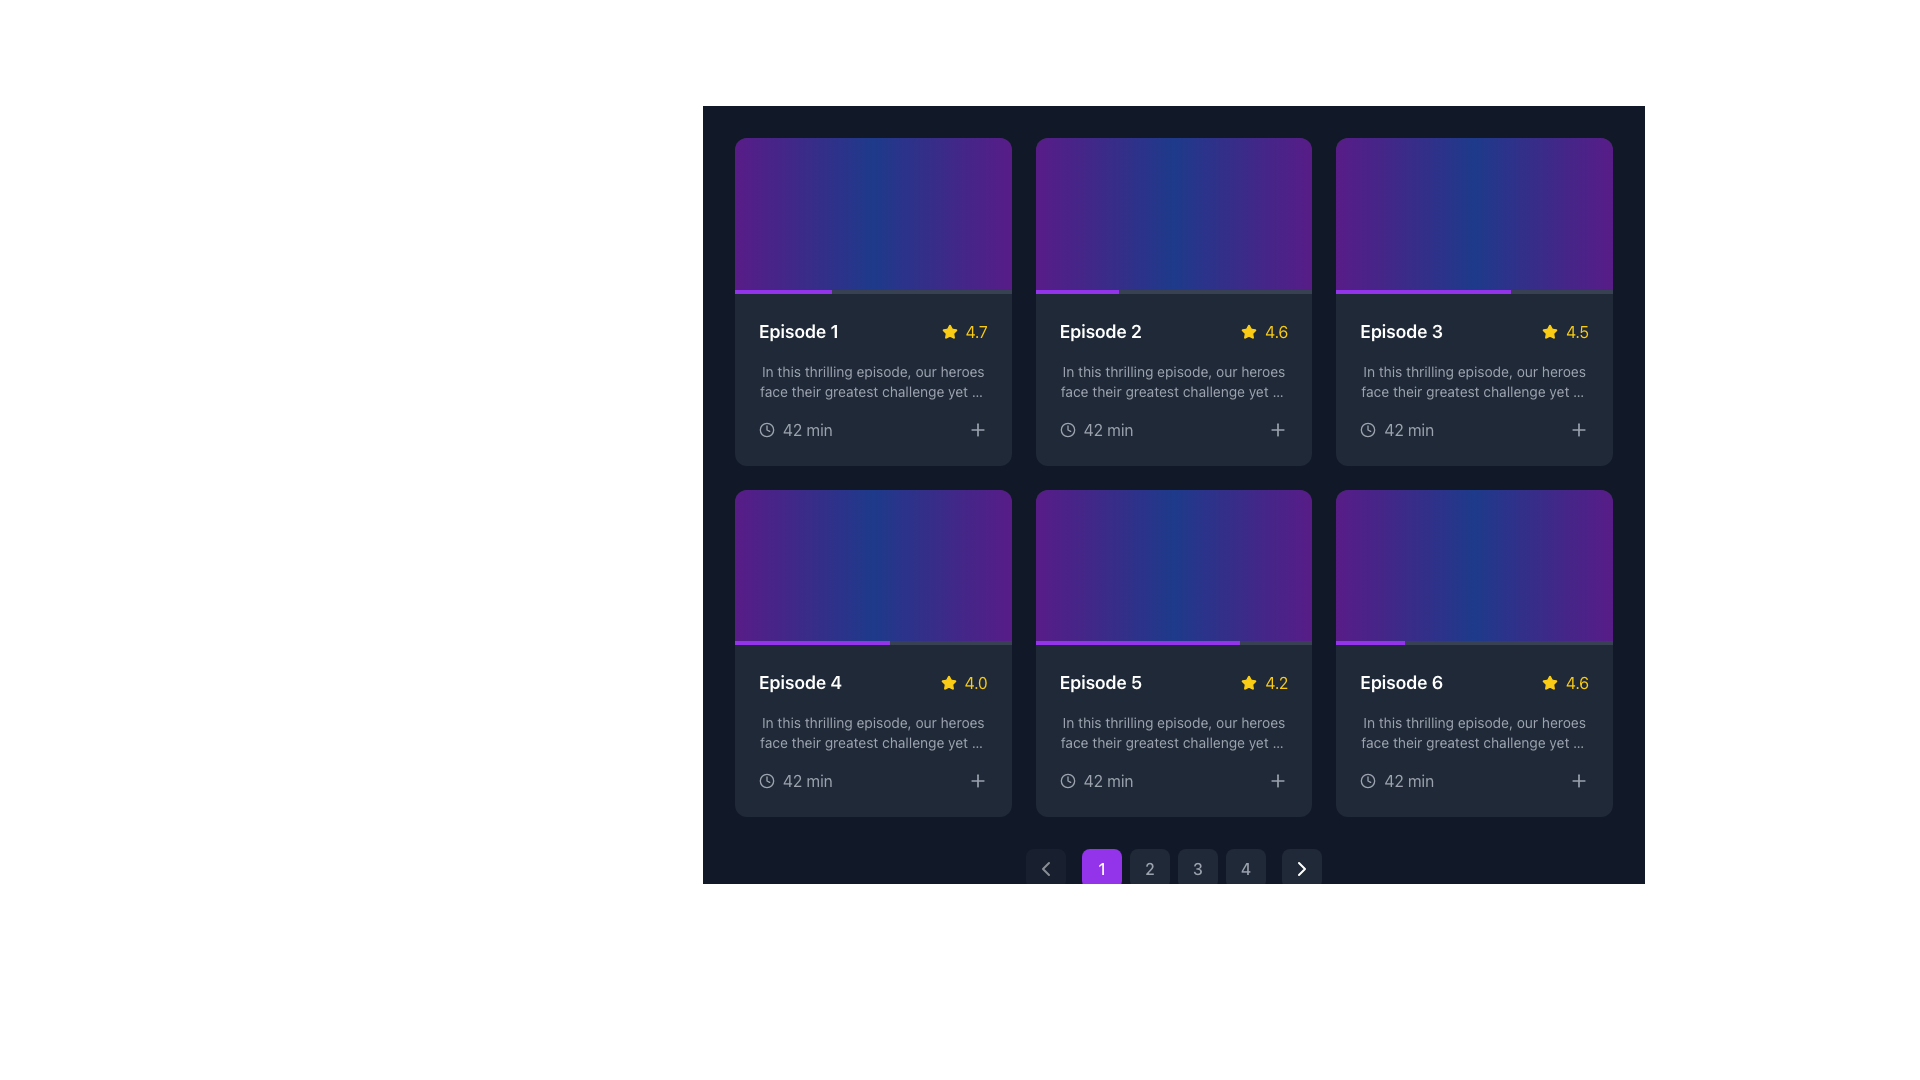 This screenshot has width=1920, height=1080. Describe the element at coordinates (1276, 427) in the screenshot. I see `the interactive button located at the bottom-right corner of the card for 'Episode 3', adjacent to the '42 min' text` at that location.